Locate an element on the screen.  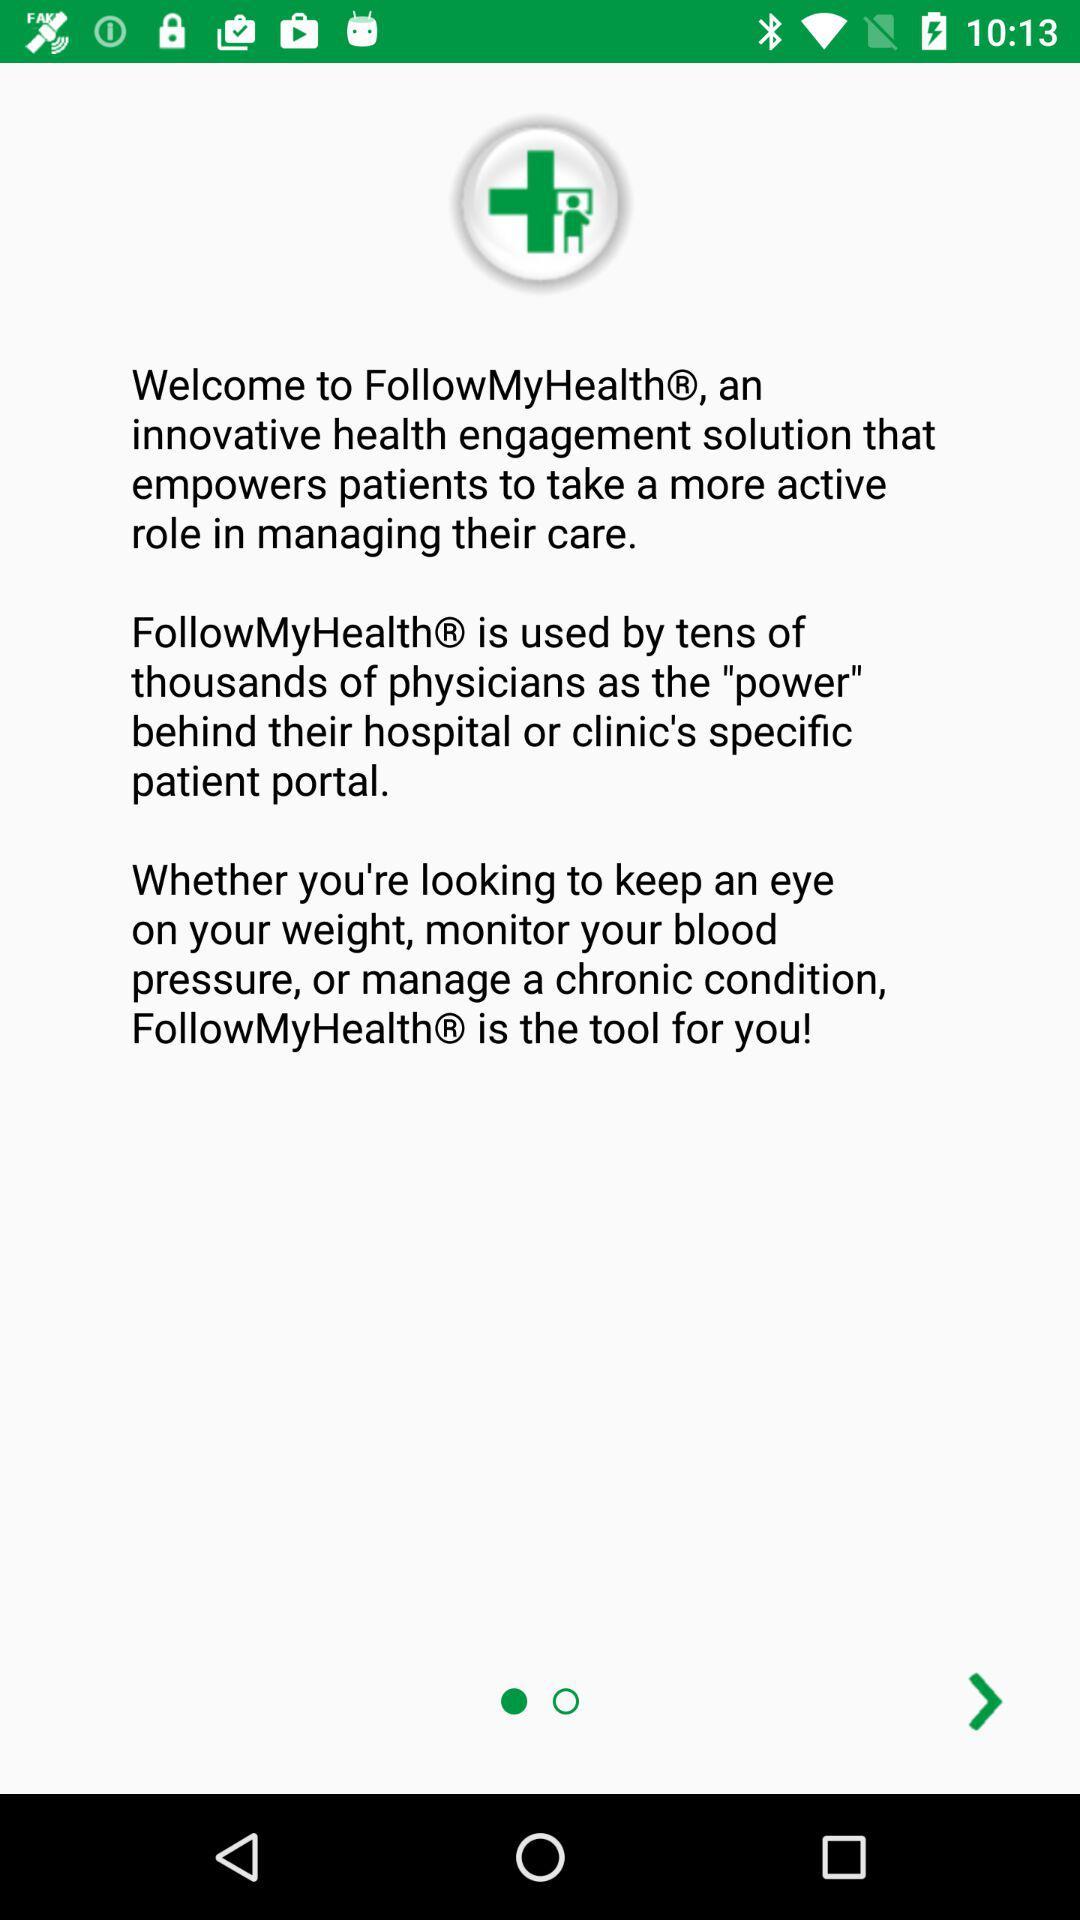
welcome to followmyhealth is located at coordinates (540, 705).